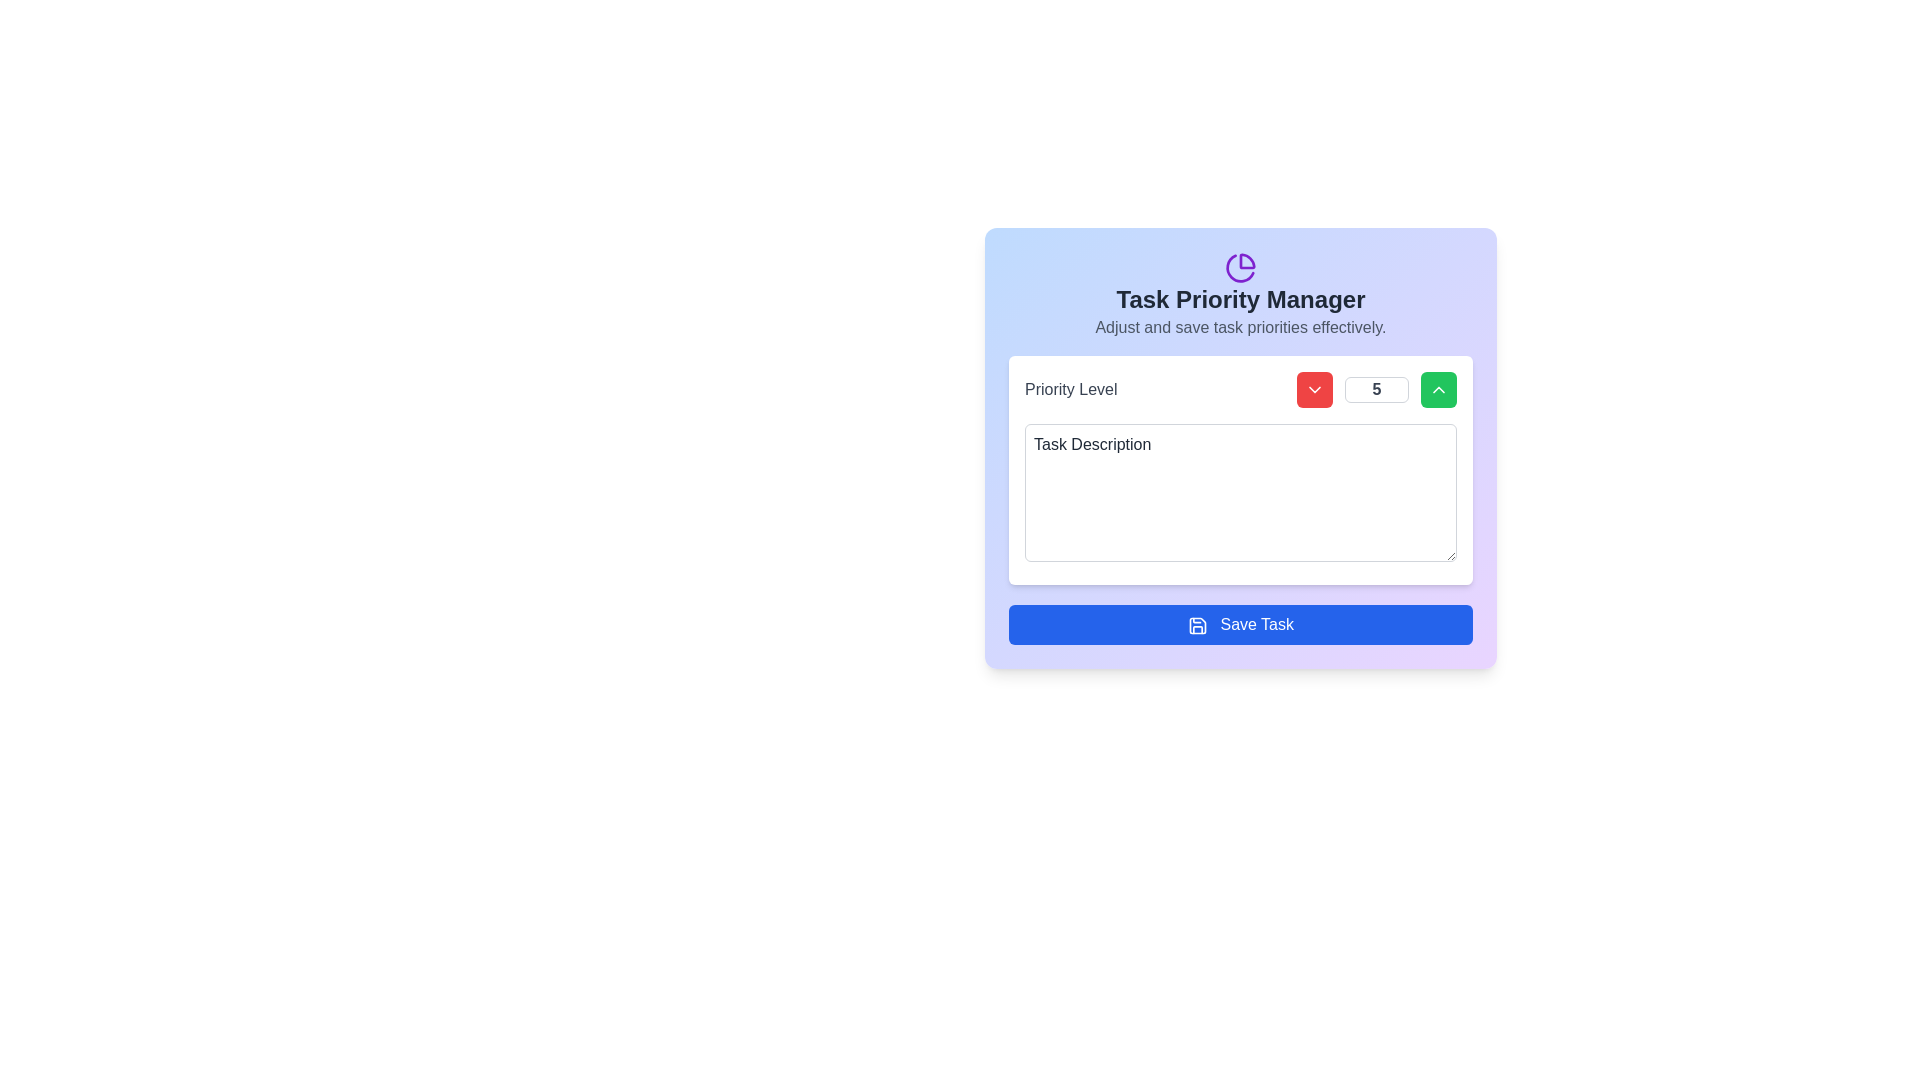 The height and width of the screenshot is (1080, 1920). What do you see at coordinates (1438, 389) in the screenshot?
I see `the chevron-up icon, which is a white triangular shape located at the center of a bright green rectangular button, to increment a value` at bounding box center [1438, 389].